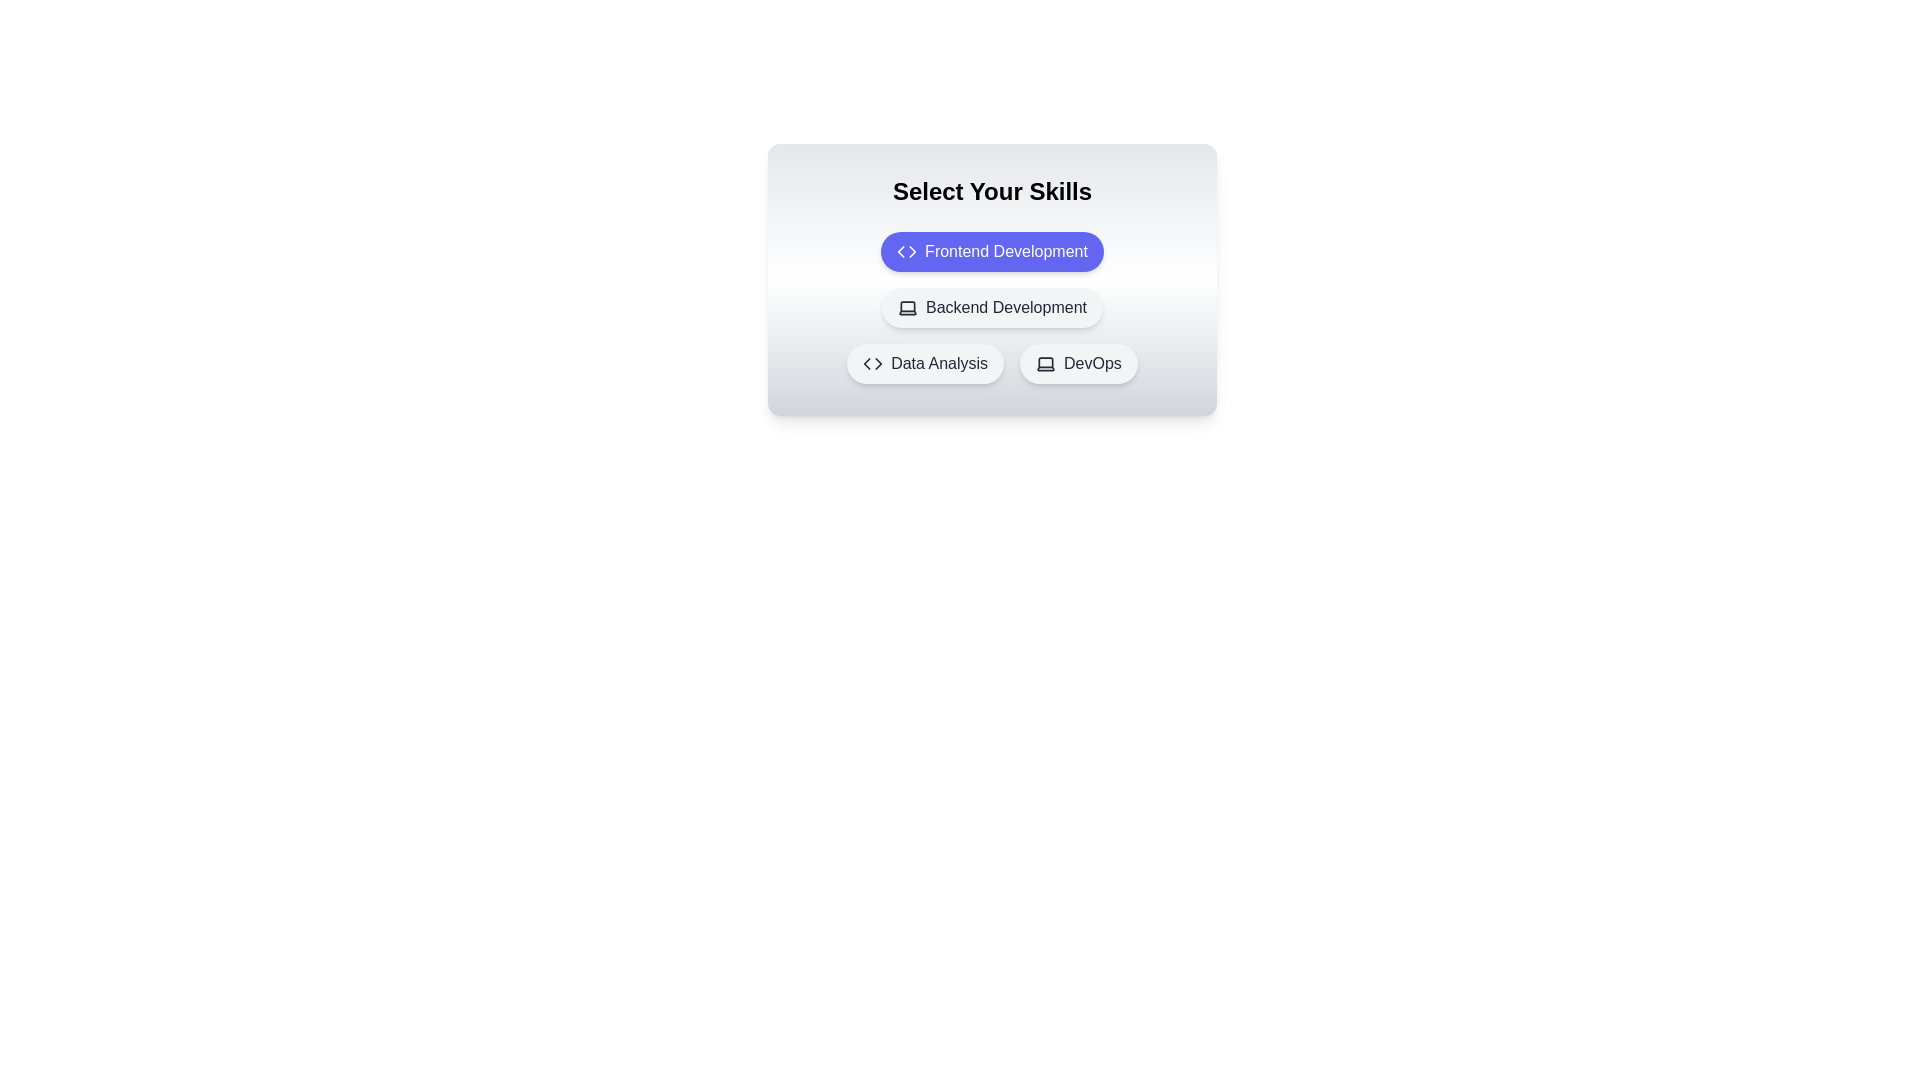 Image resolution: width=1920 pixels, height=1080 pixels. Describe the element at coordinates (925, 363) in the screenshot. I see `the skill chip labeled 'Data Analysis' to toggle its selection state` at that location.